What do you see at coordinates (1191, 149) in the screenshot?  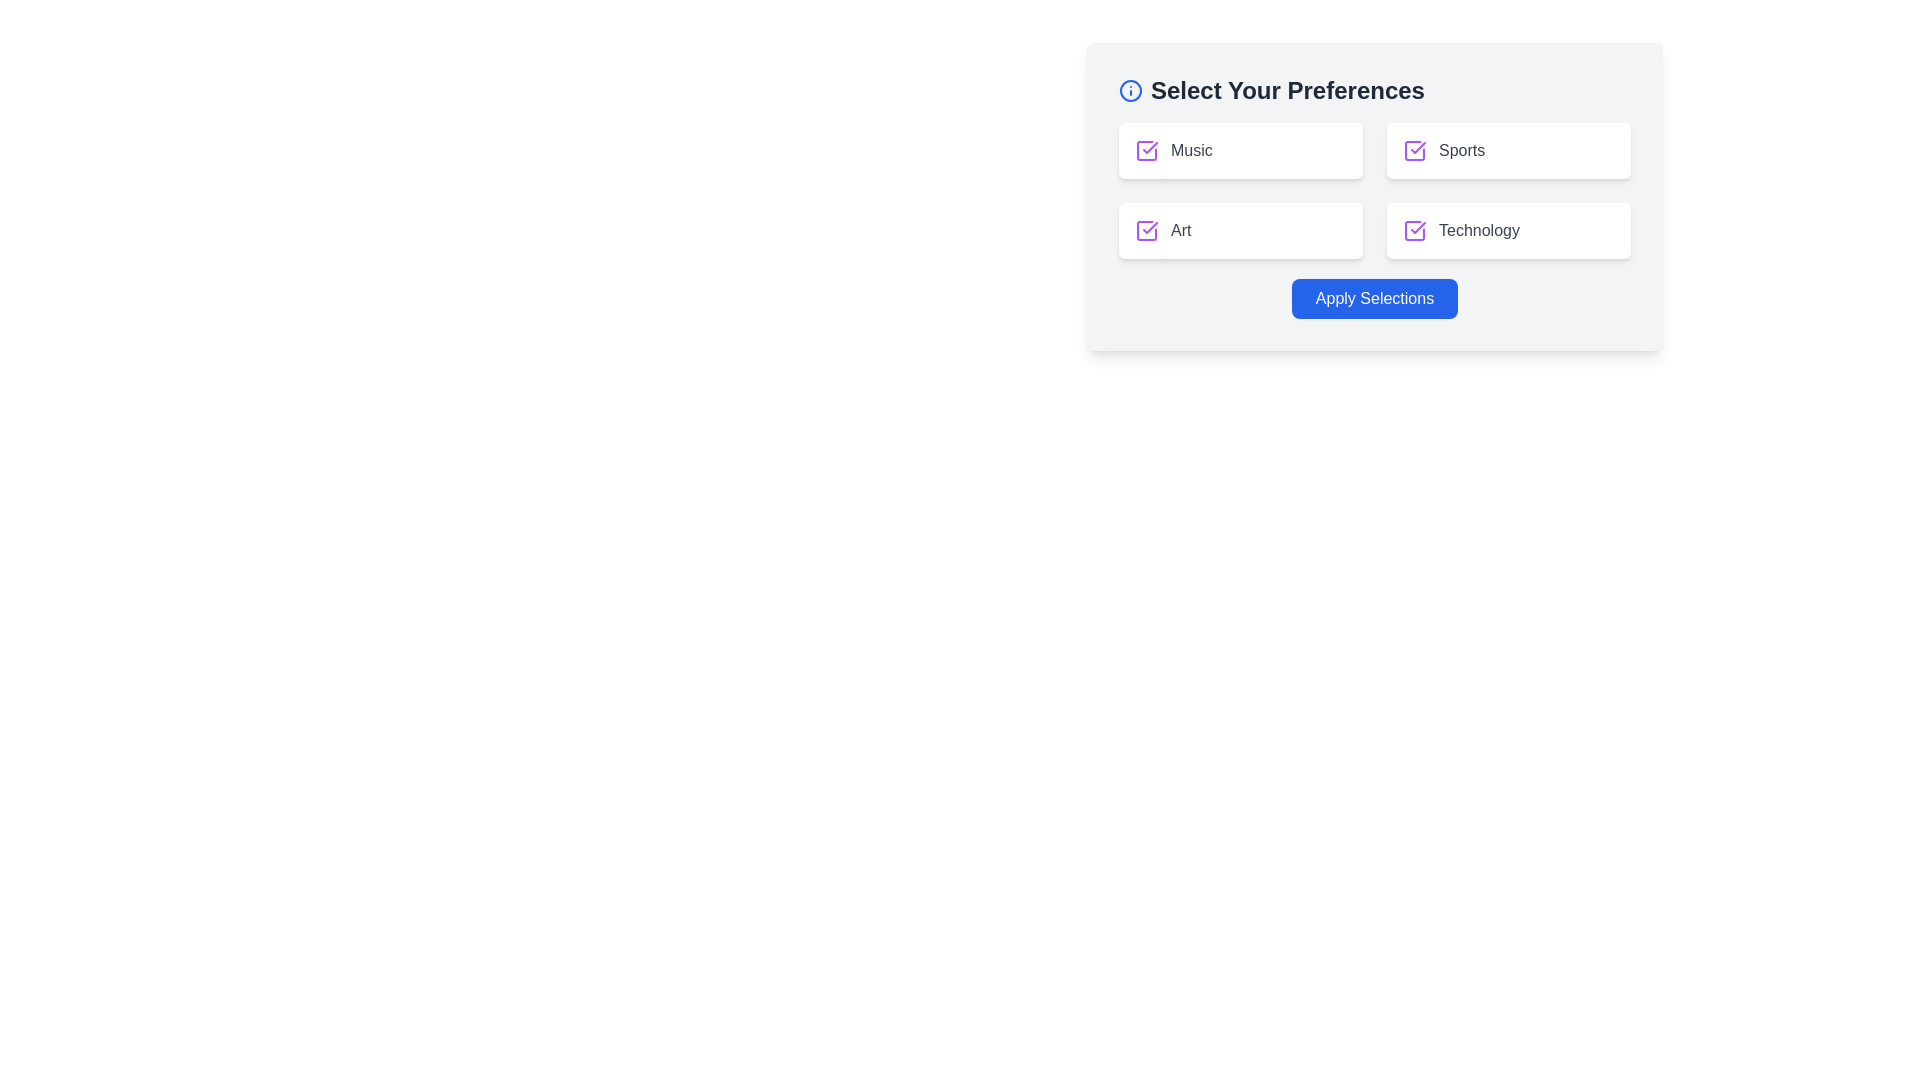 I see `the associated checkbox for selection` at bounding box center [1191, 149].